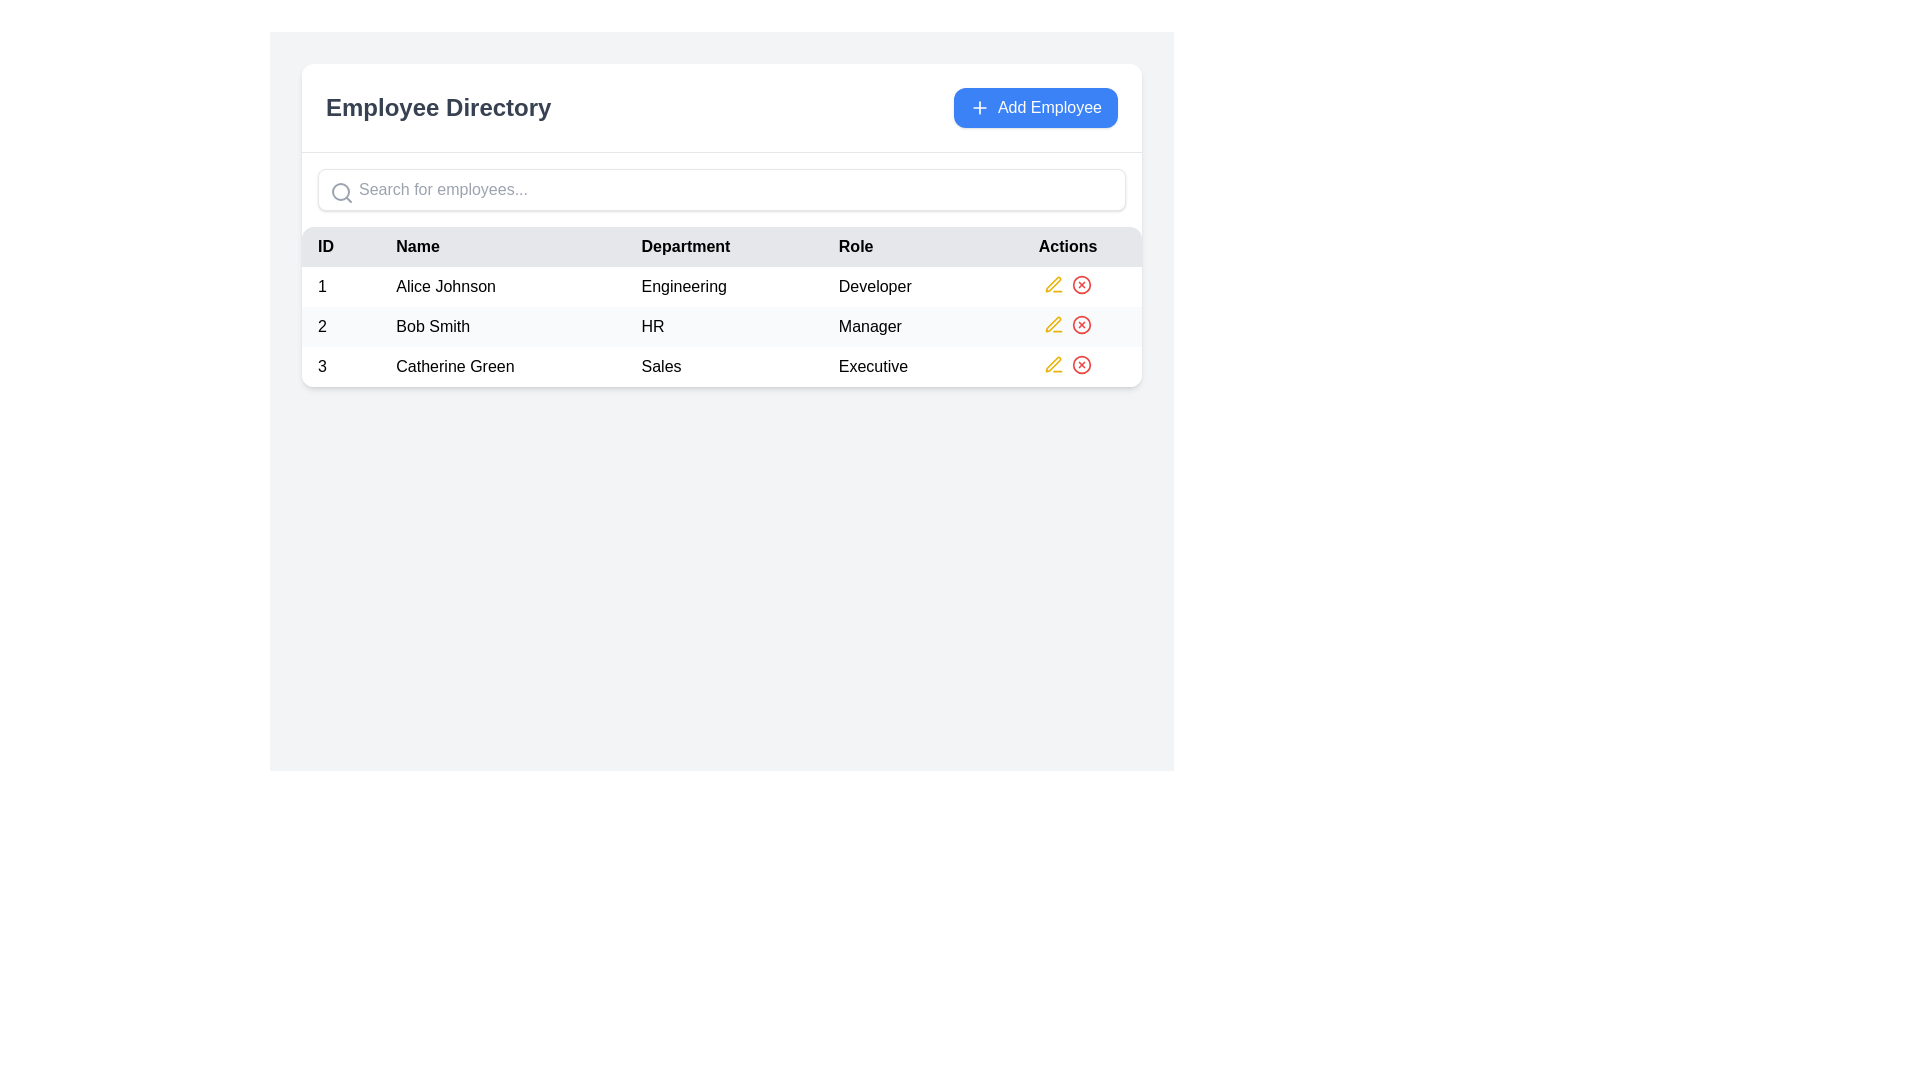 The width and height of the screenshot is (1920, 1080). I want to click on the second row of the Employee Directory table, which contains an employee's details including ID, name, department, and role, so click(720, 326).